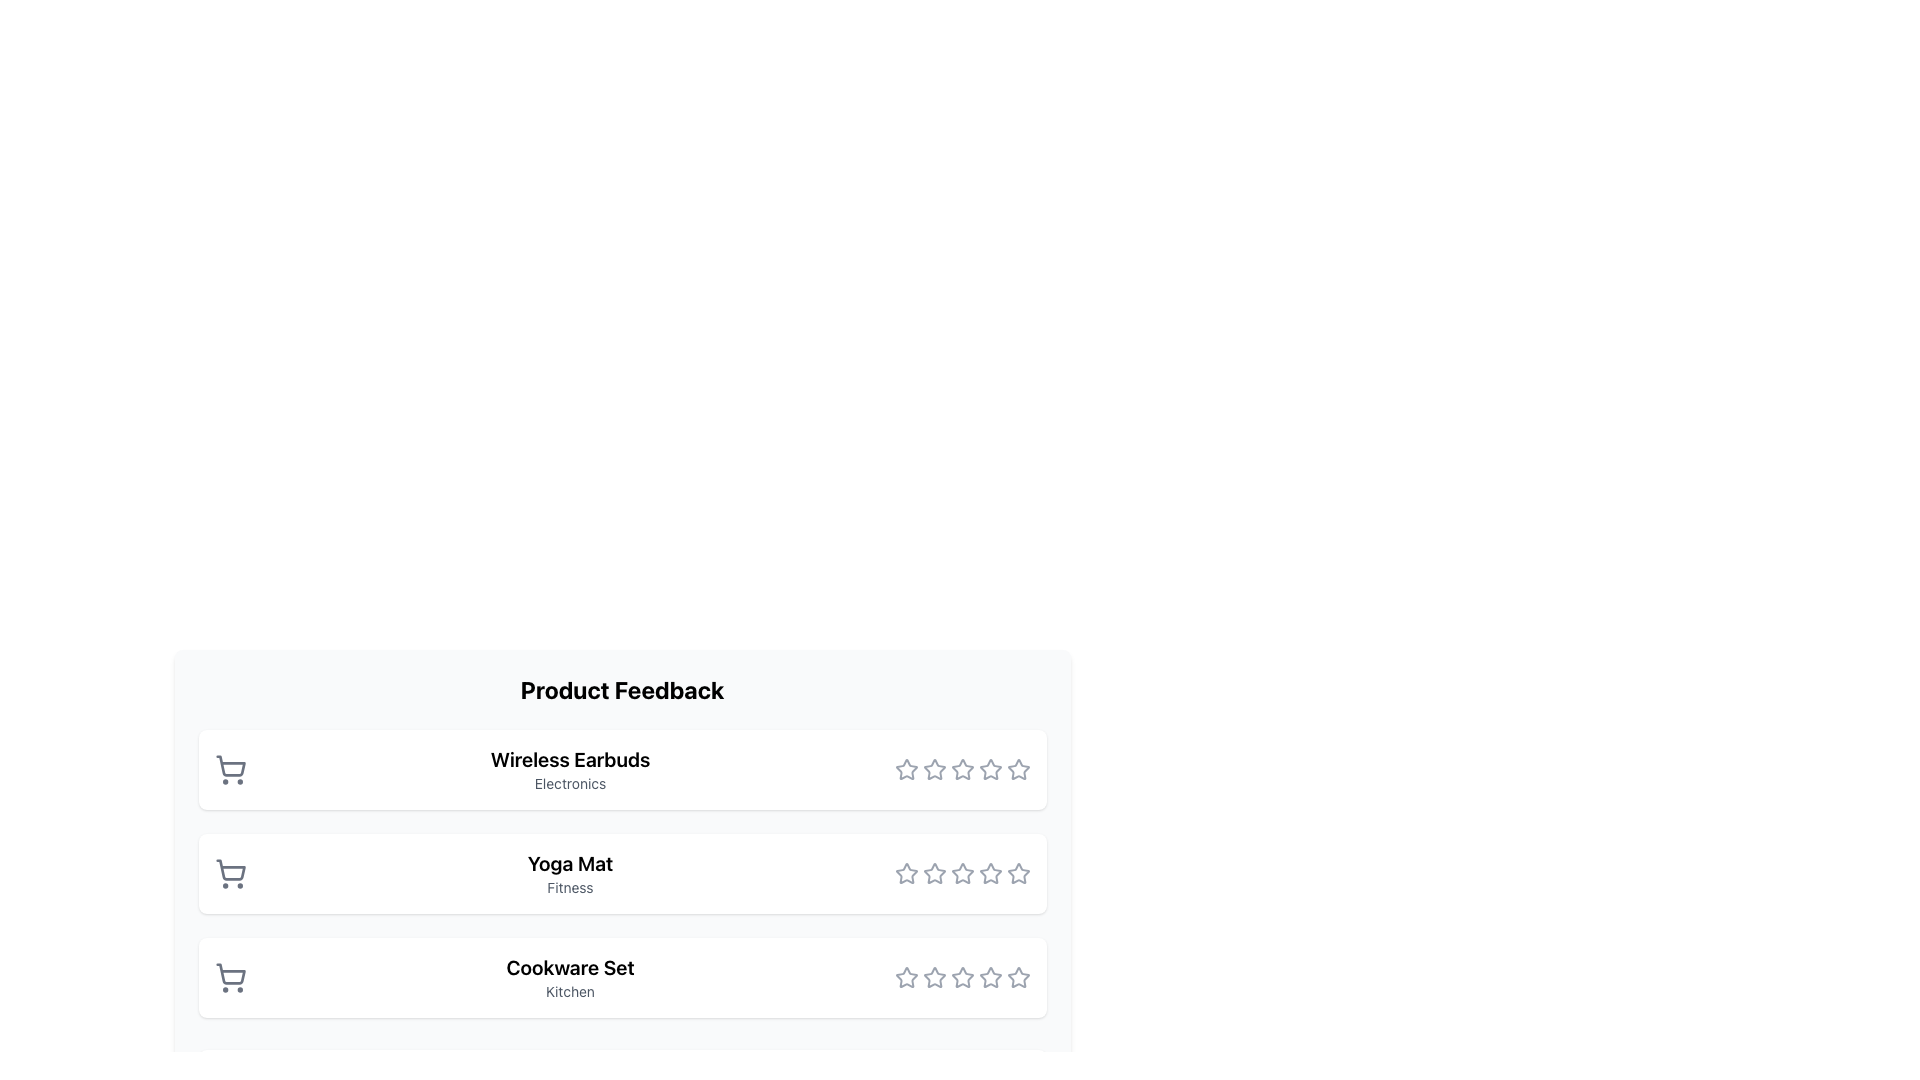 Image resolution: width=1920 pixels, height=1080 pixels. I want to click on the fifth star icon in the rating component of the 'Cookware Set', so click(962, 977).